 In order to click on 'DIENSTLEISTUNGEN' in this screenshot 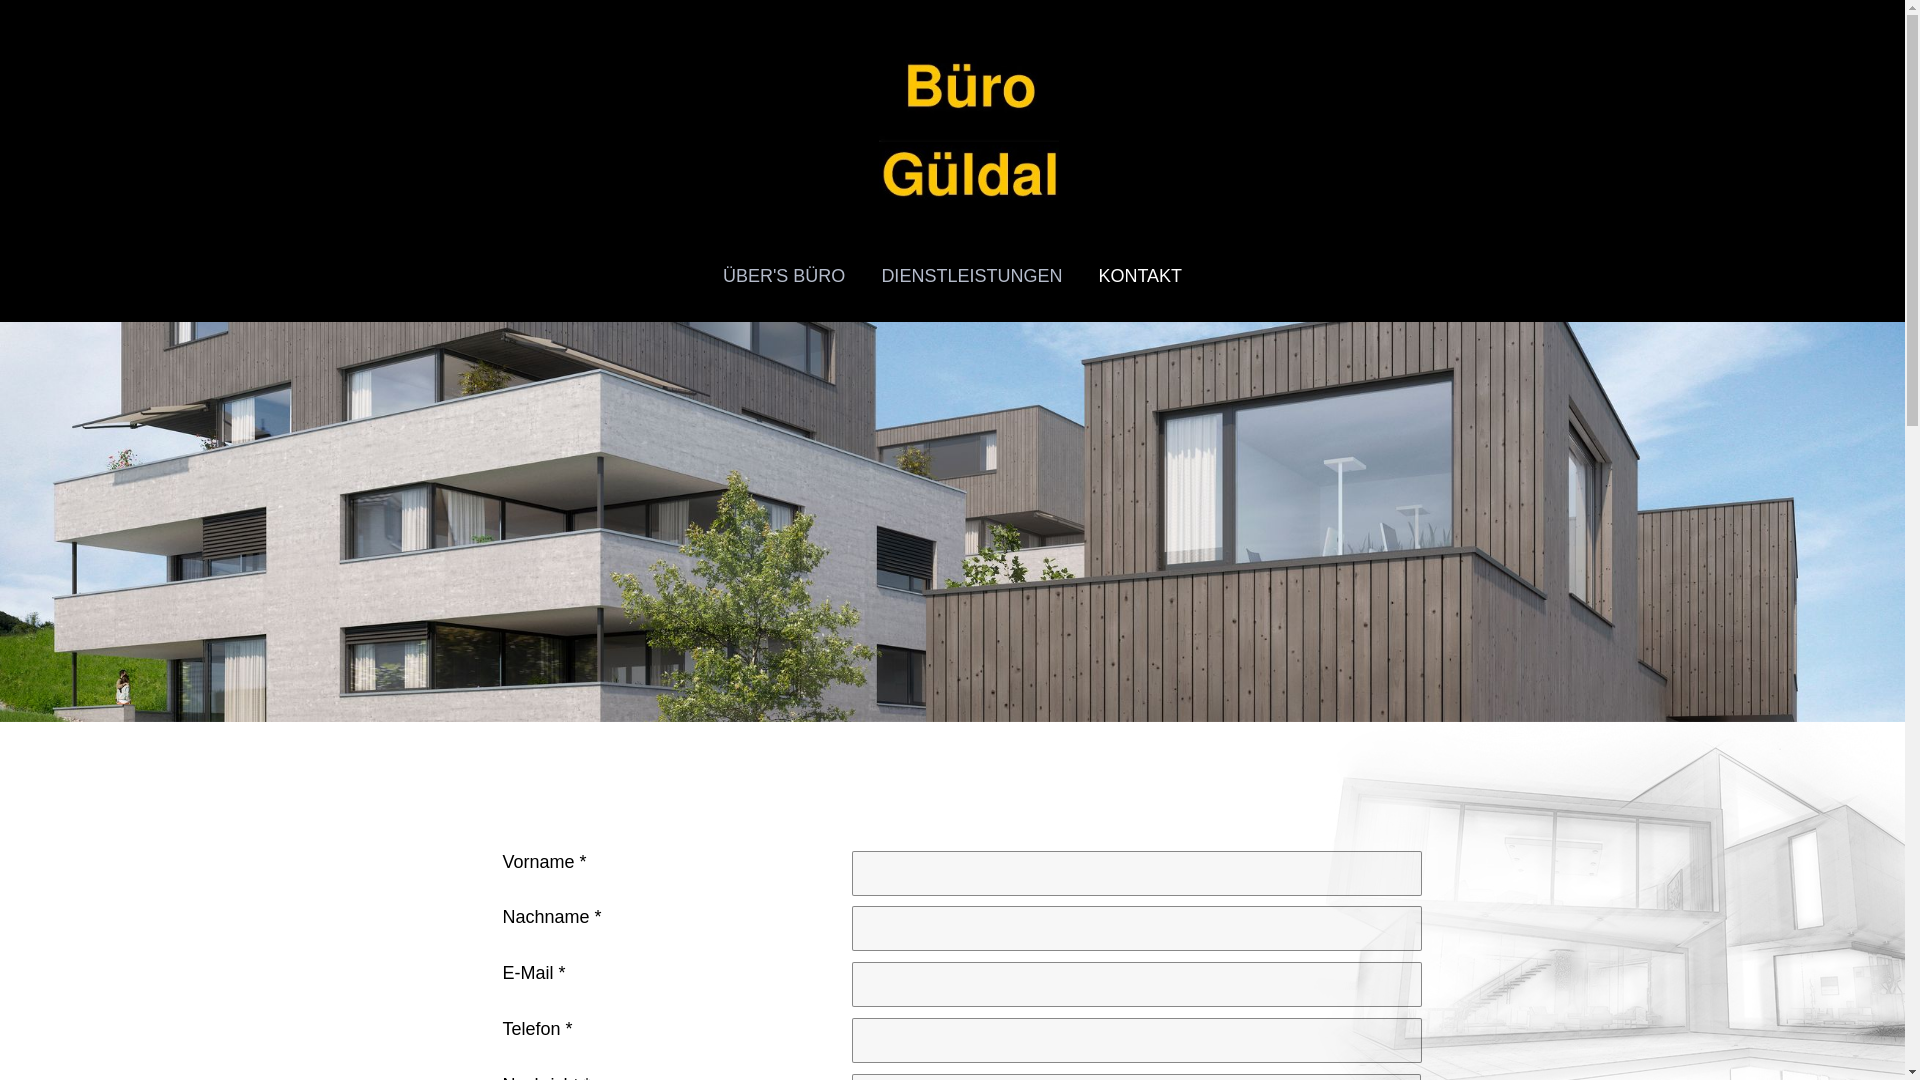, I will do `click(971, 276)`.